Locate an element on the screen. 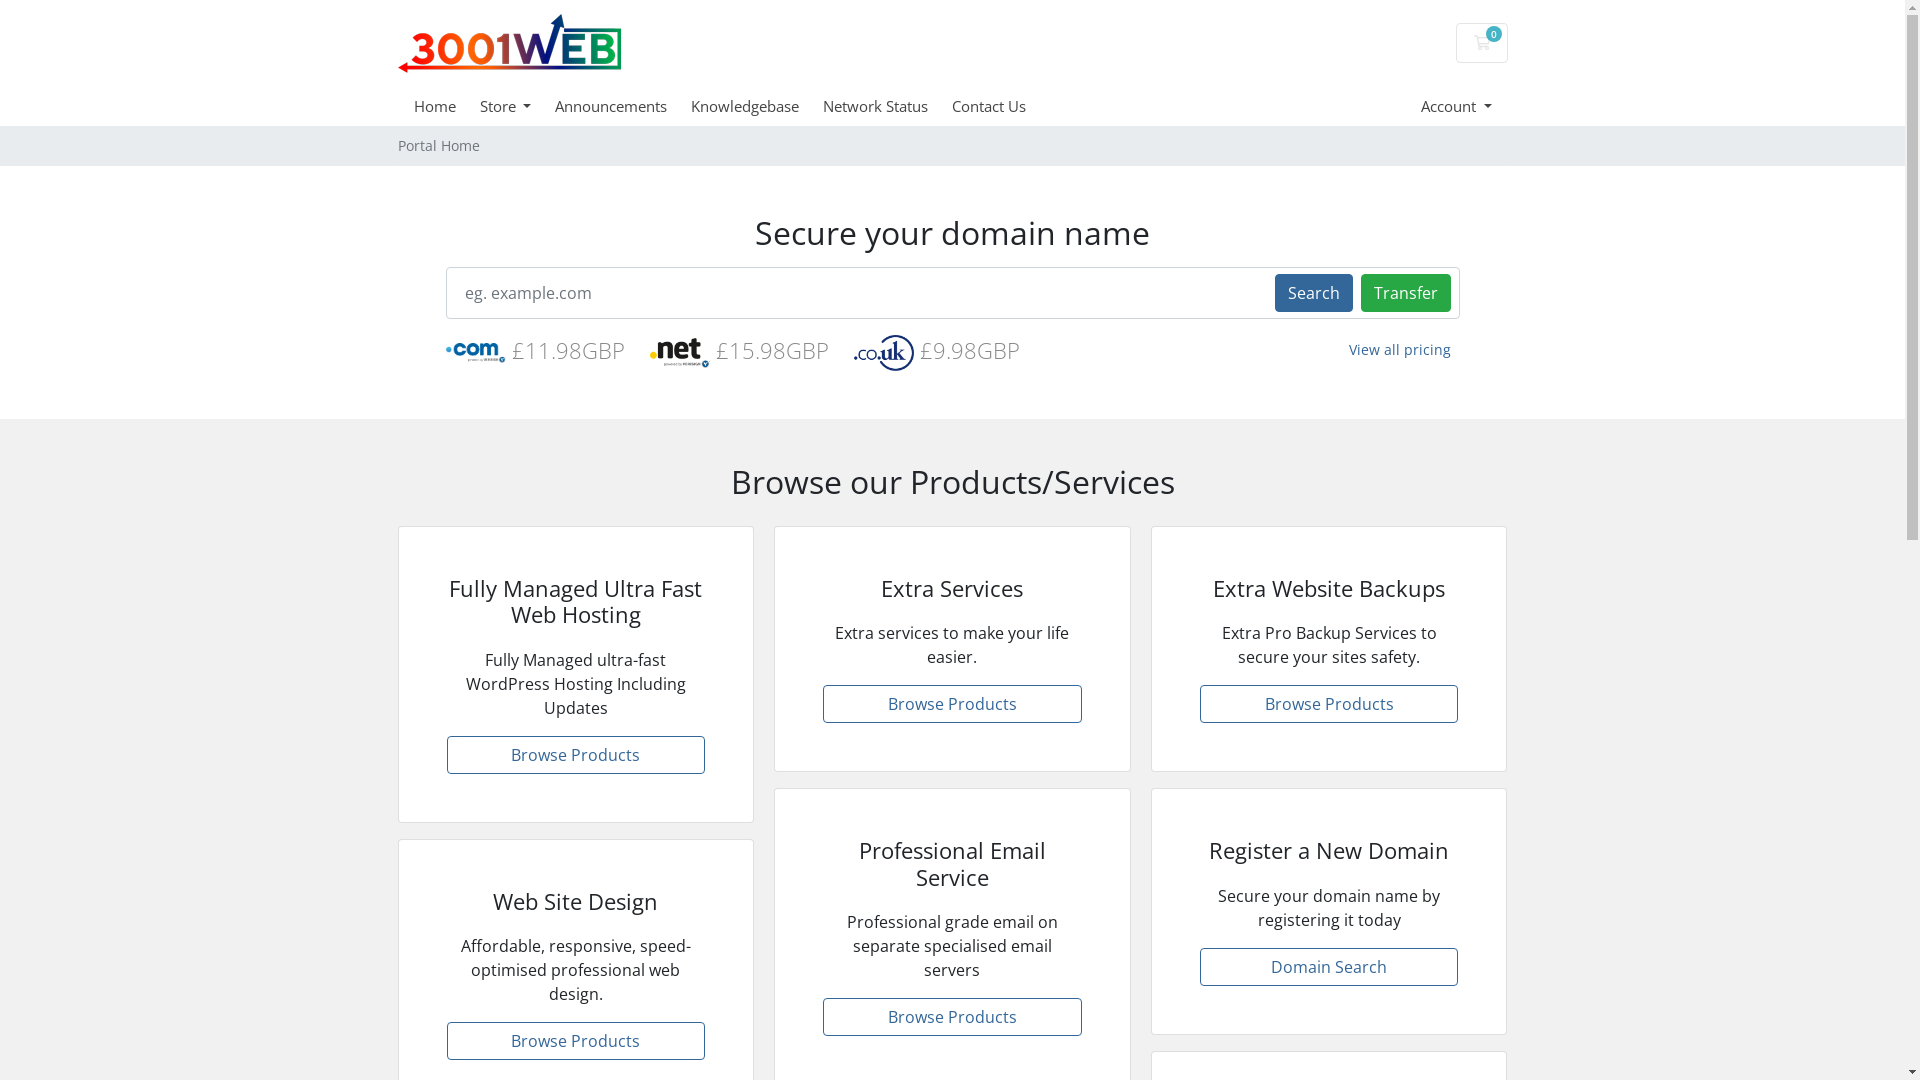 This screenshot has height=1080, width=1920. 'Search' is located at coordinates (1313, 293).